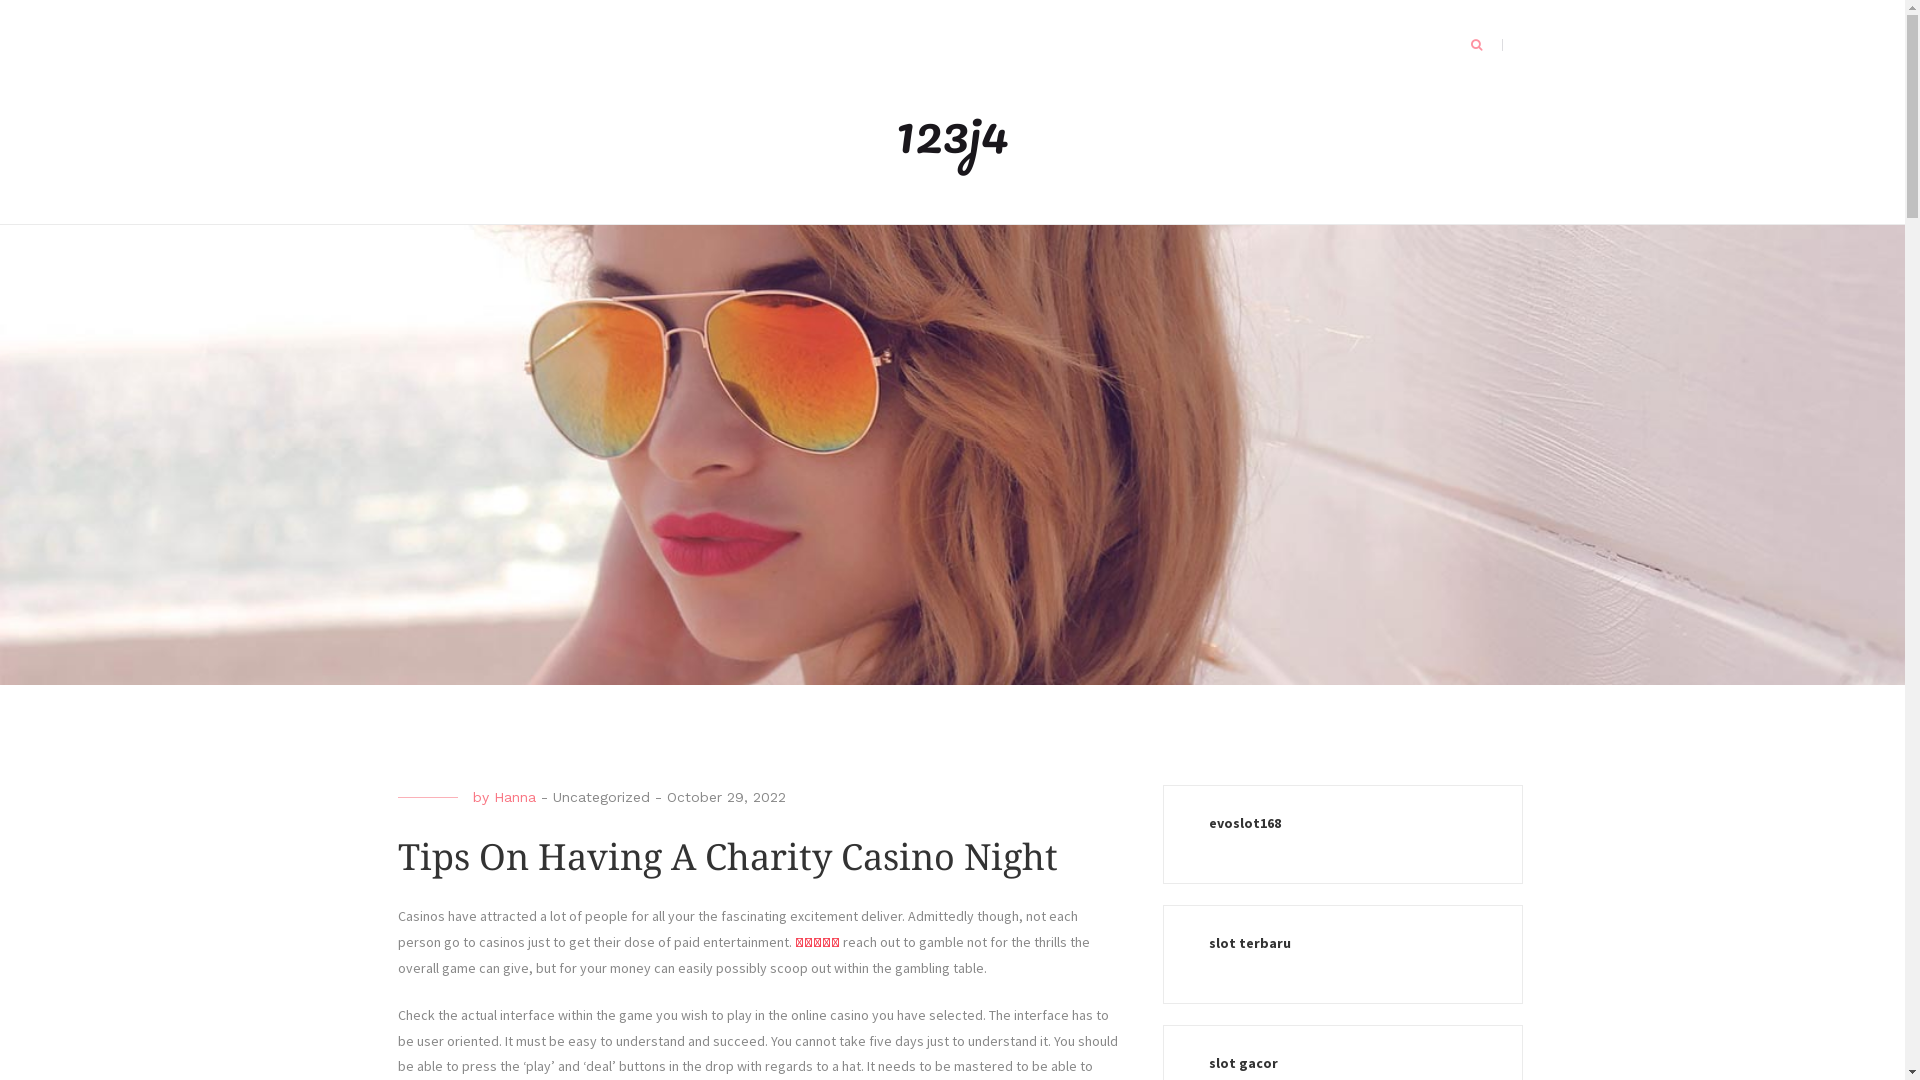 The image size is (1920, 1080). Describe the element at coordinates (666, 796) in the screenshot. I see `'October 29, 2022'` at that location.